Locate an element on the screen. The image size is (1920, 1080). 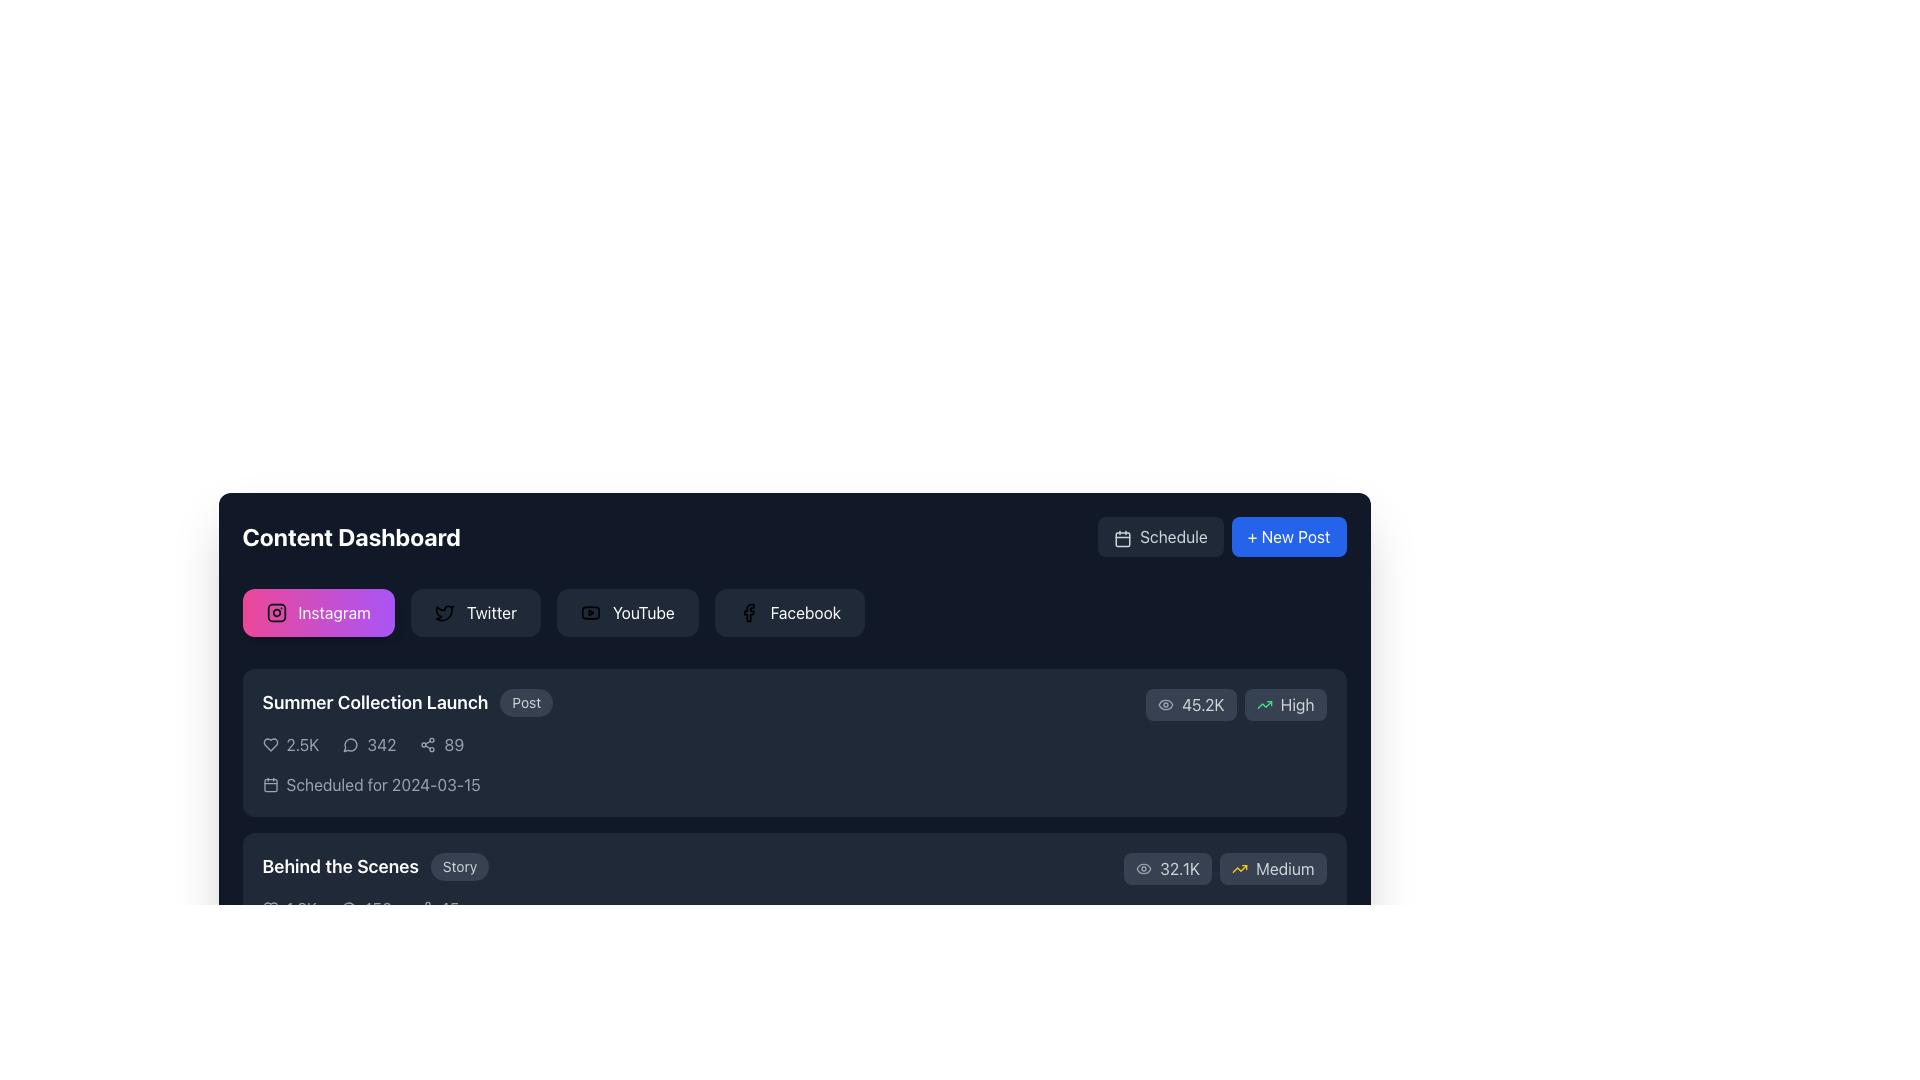
the text label that displays the count of comments or interactions beneath the 'Behind the Scenes' heading, located between the heart-related group and the share-related group is located at coordinates (366, 909).